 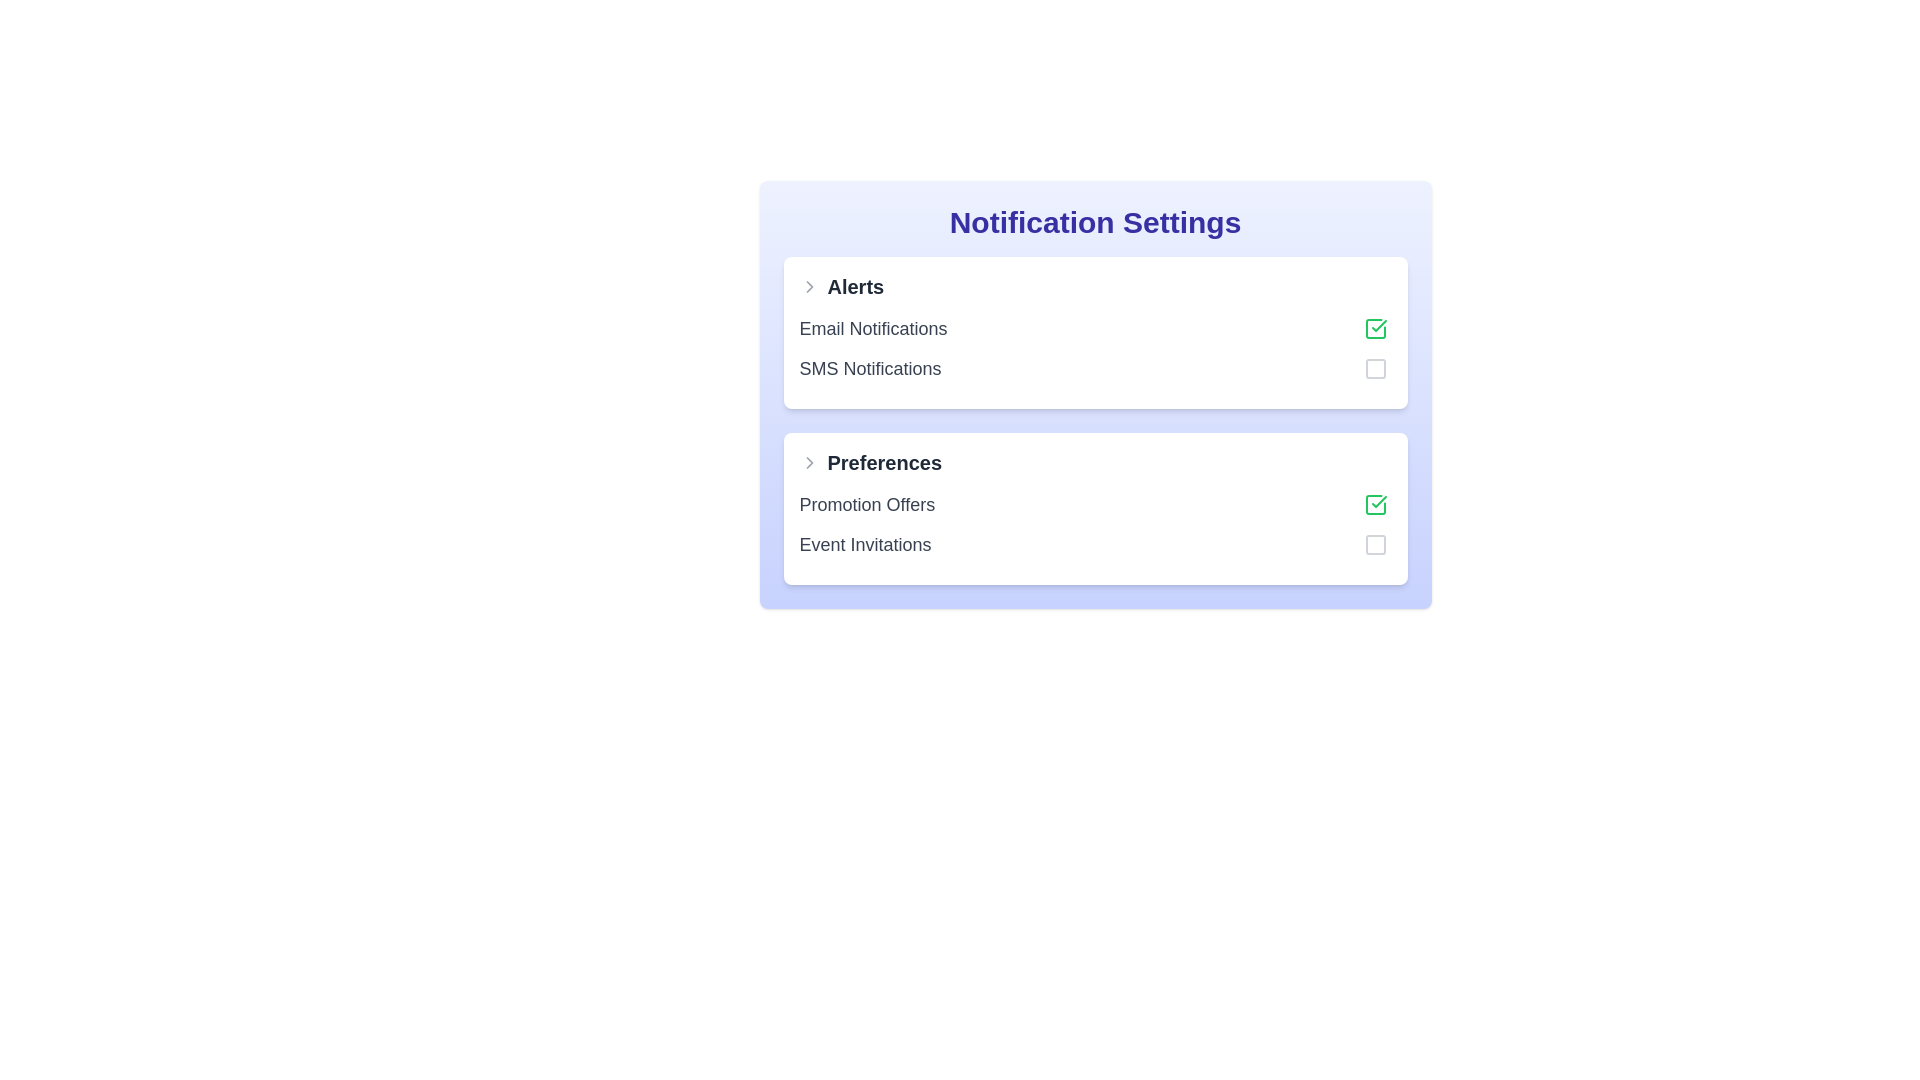 I want to click on the collapsible section icon next to the 'Alerts' heading, so click(x=809, y=286).